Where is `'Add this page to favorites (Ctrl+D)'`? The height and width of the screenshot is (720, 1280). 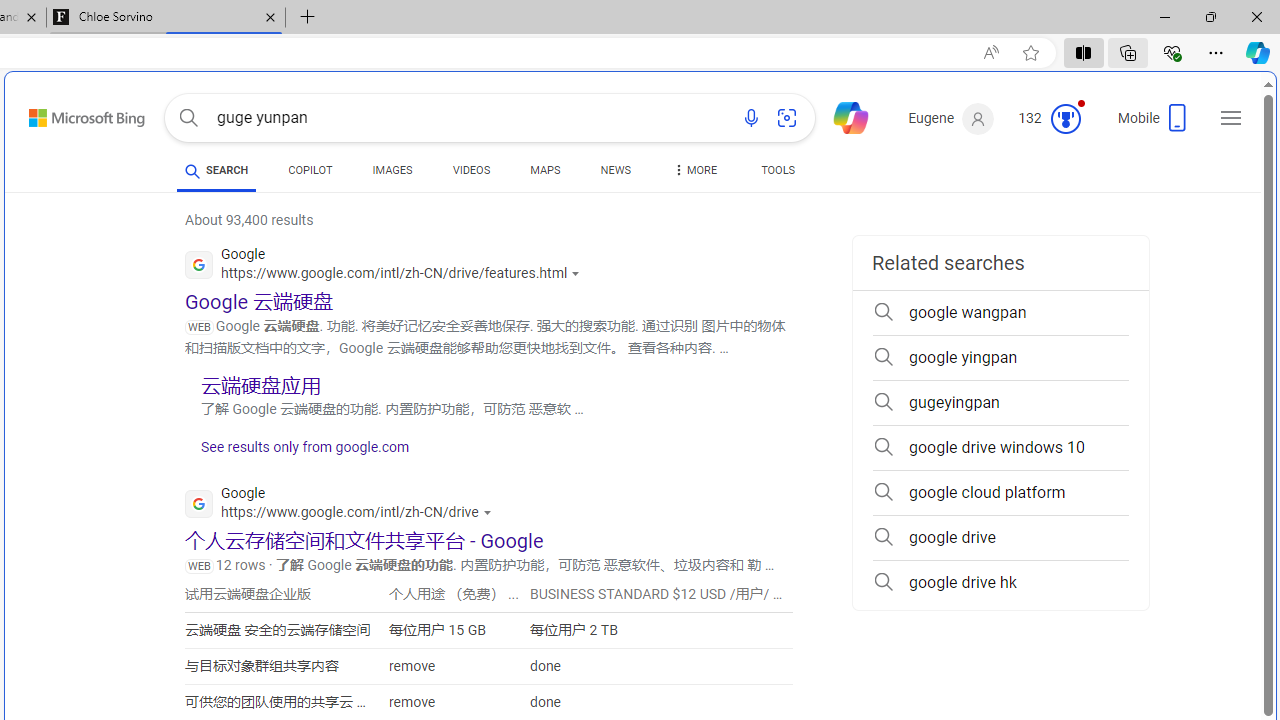 'Add this page to favorites (Ctrl+D)' is located at coordinates (1031, 52).